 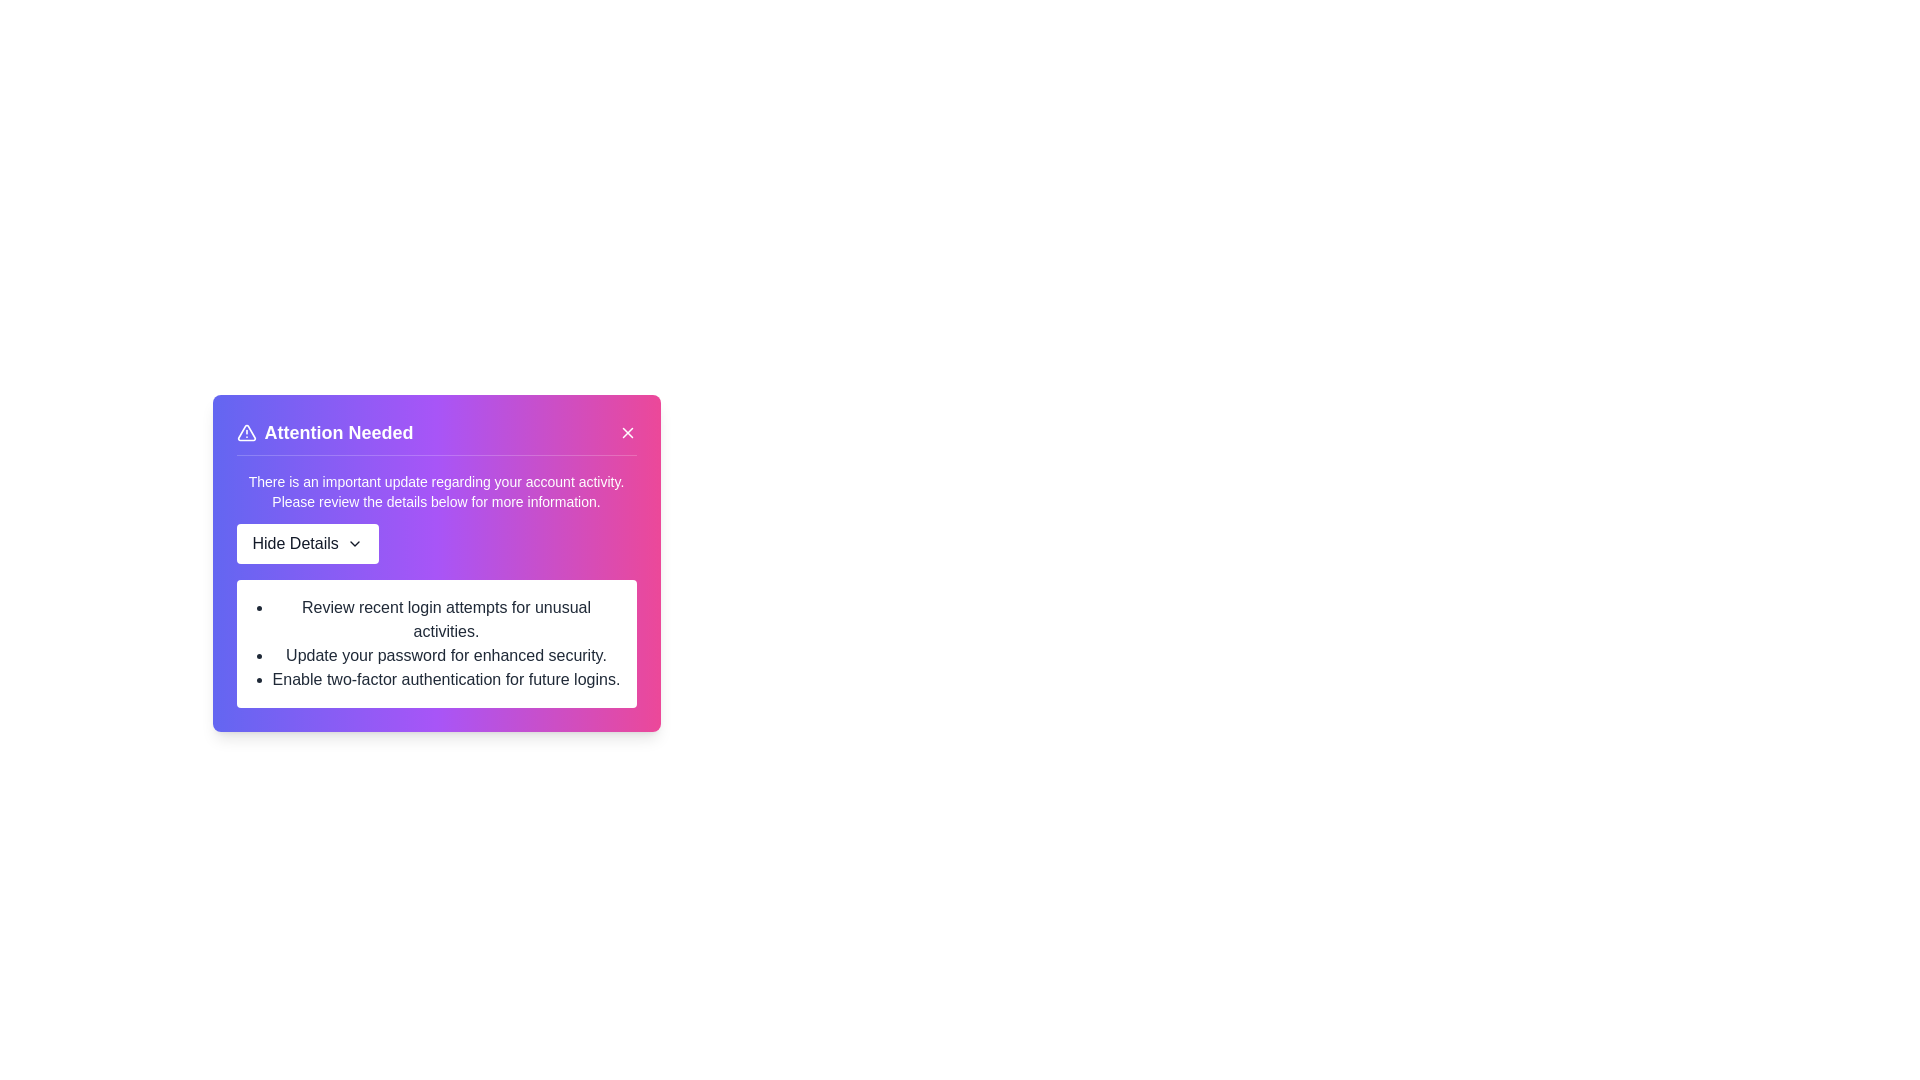 What do you see at coordinates (306, 543) in the screenshot?
I see `the 'Hide Details' button to toggle the visibility of additional details` at bounding box center [306, 543].